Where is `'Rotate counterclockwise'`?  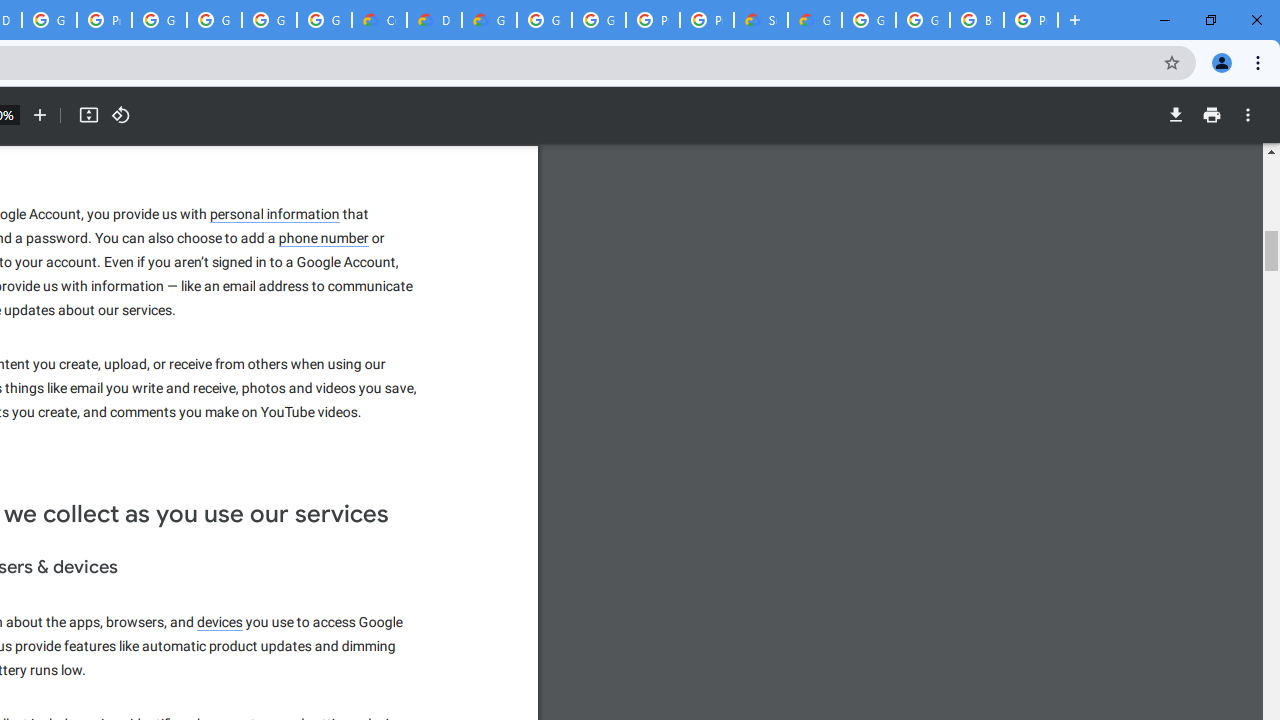 'Rotate counterclockwise' is located at coordinates (119, 115).